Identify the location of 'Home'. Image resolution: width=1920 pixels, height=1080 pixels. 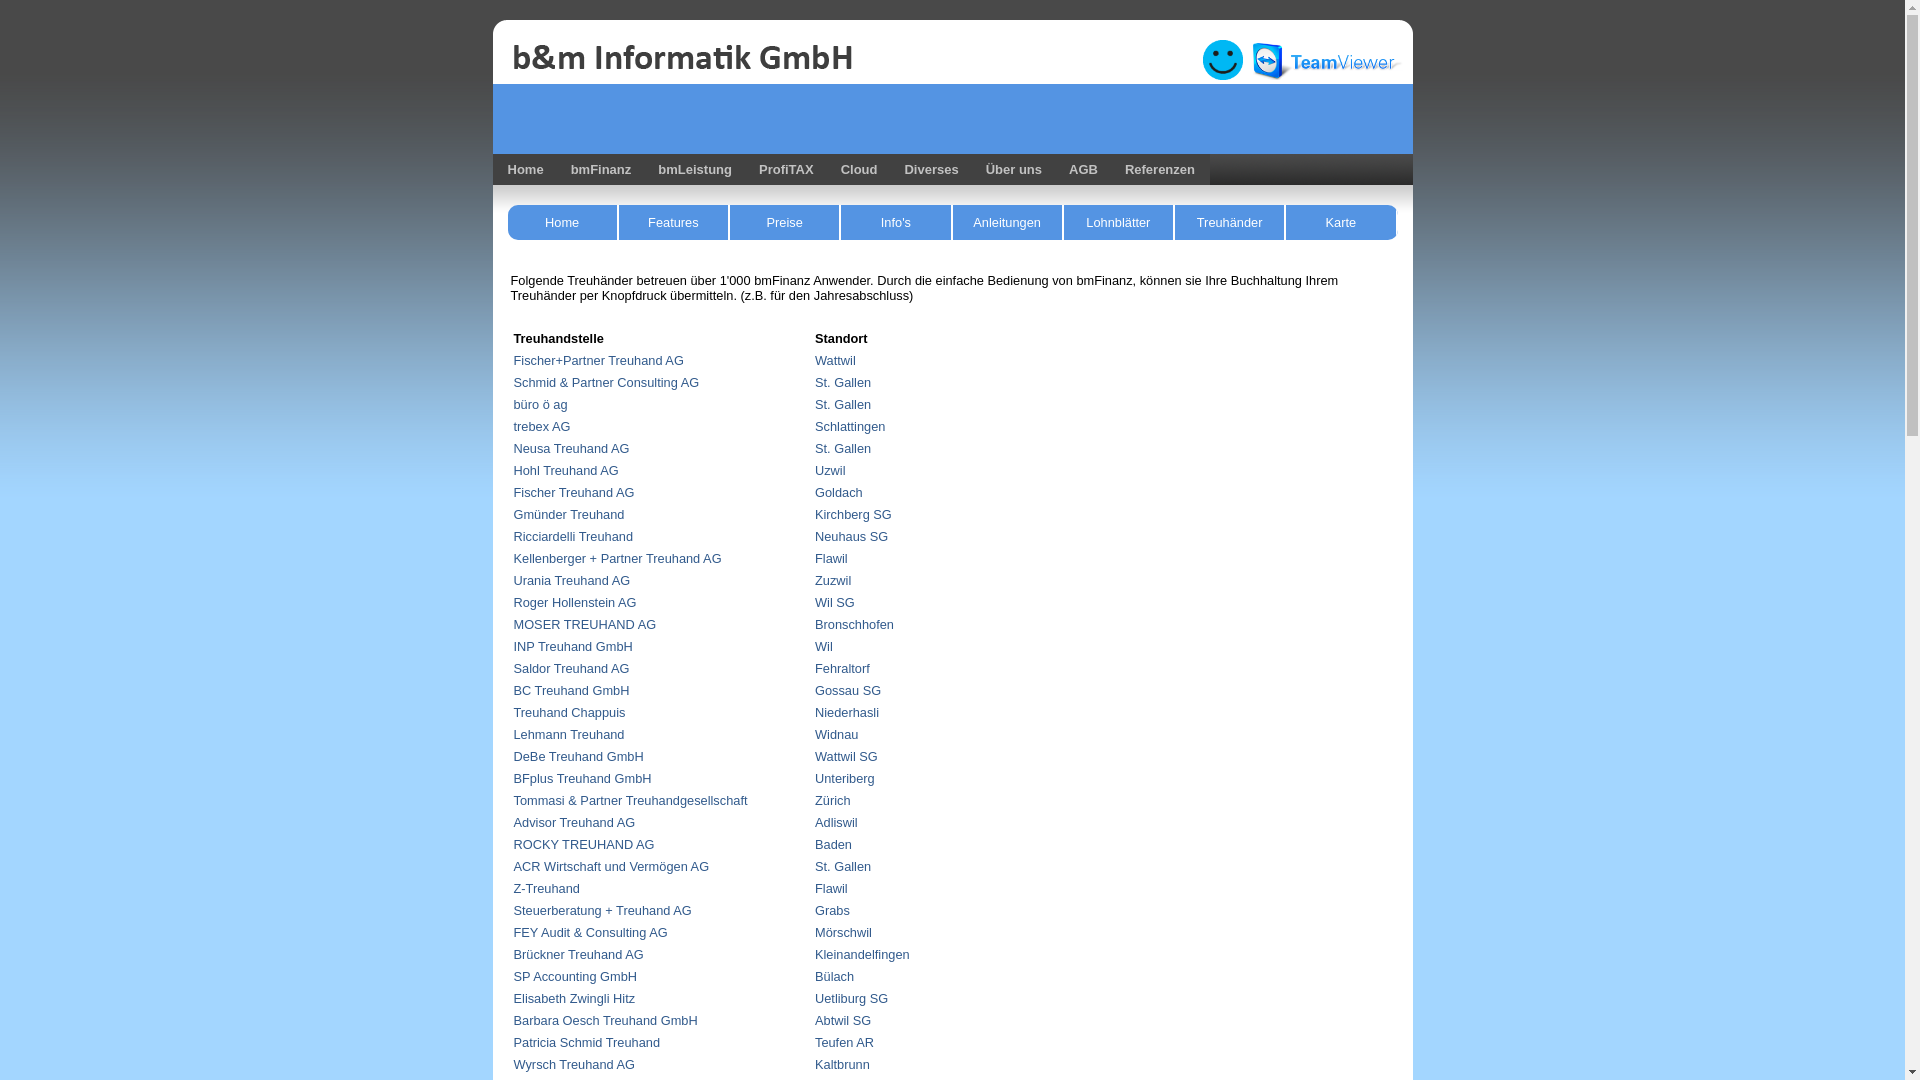
(491, 168).